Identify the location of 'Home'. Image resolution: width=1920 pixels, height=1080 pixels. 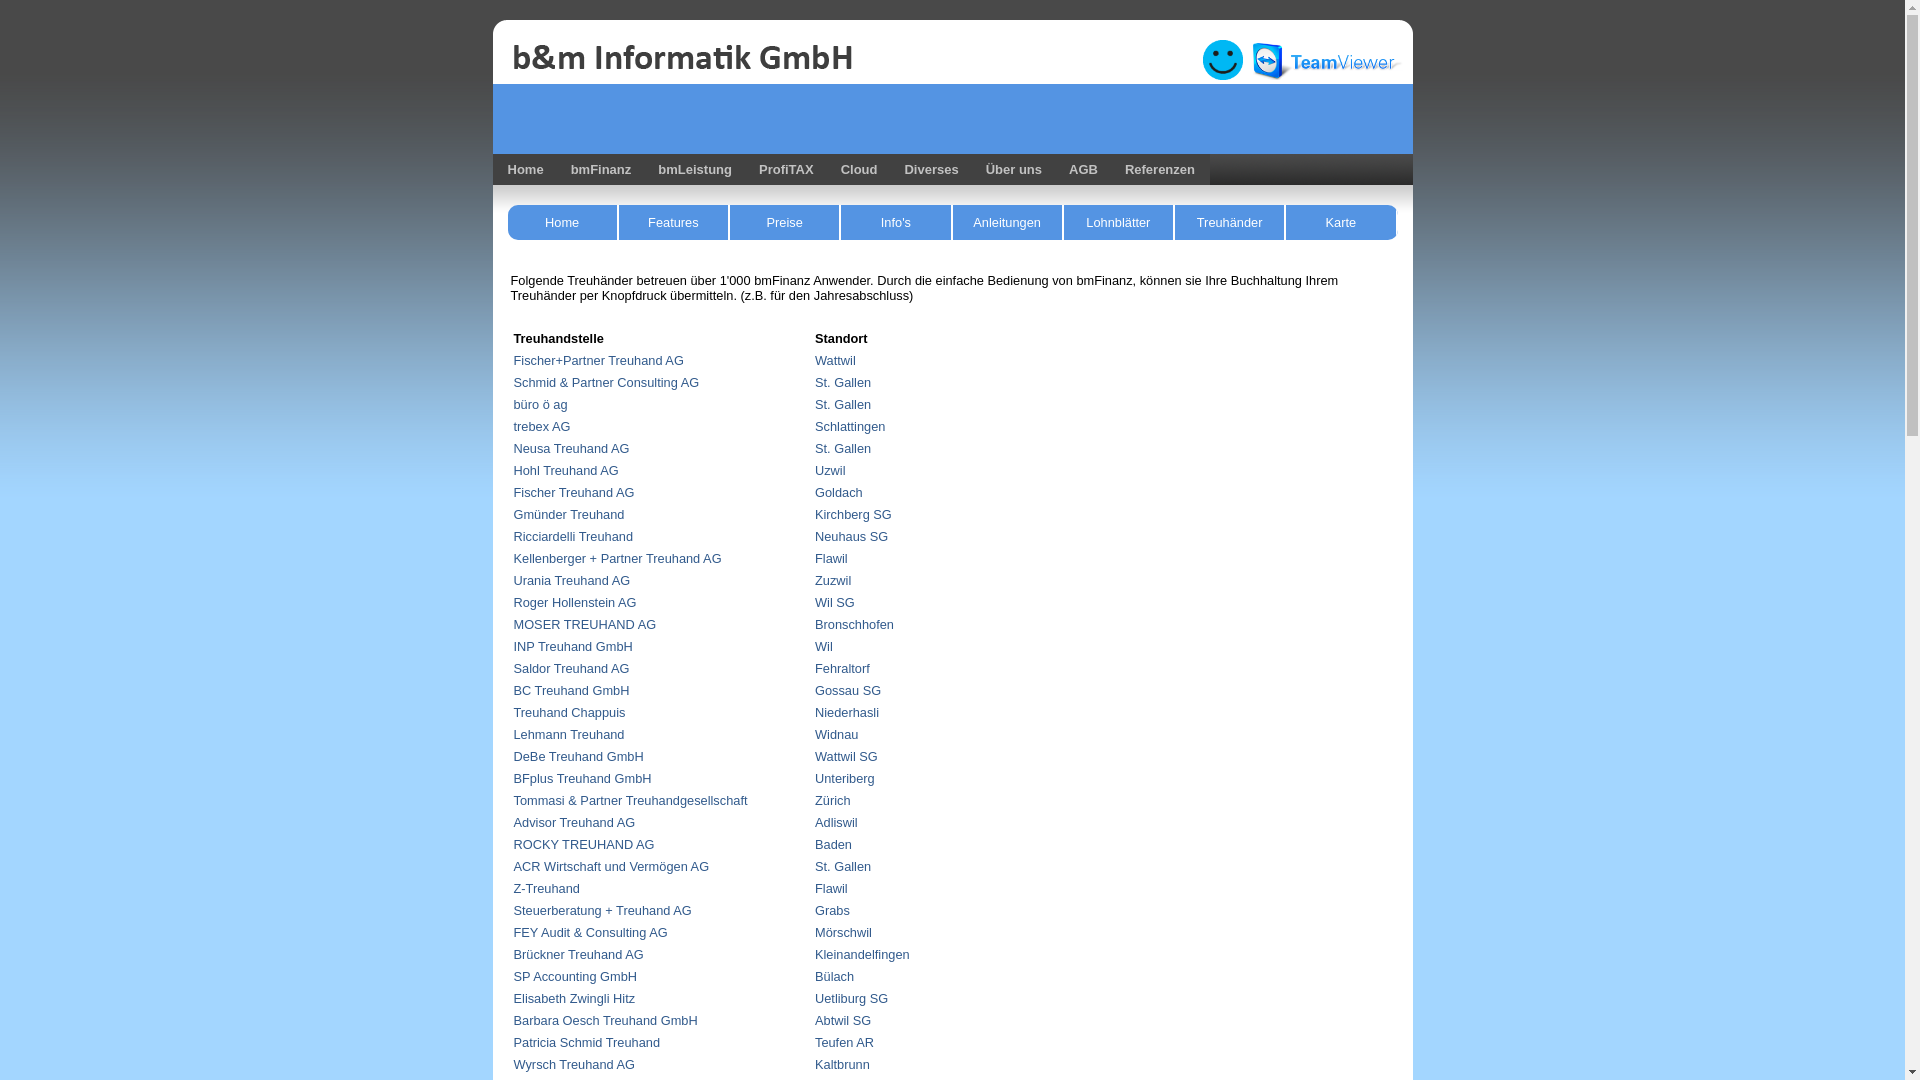
(491, 168).